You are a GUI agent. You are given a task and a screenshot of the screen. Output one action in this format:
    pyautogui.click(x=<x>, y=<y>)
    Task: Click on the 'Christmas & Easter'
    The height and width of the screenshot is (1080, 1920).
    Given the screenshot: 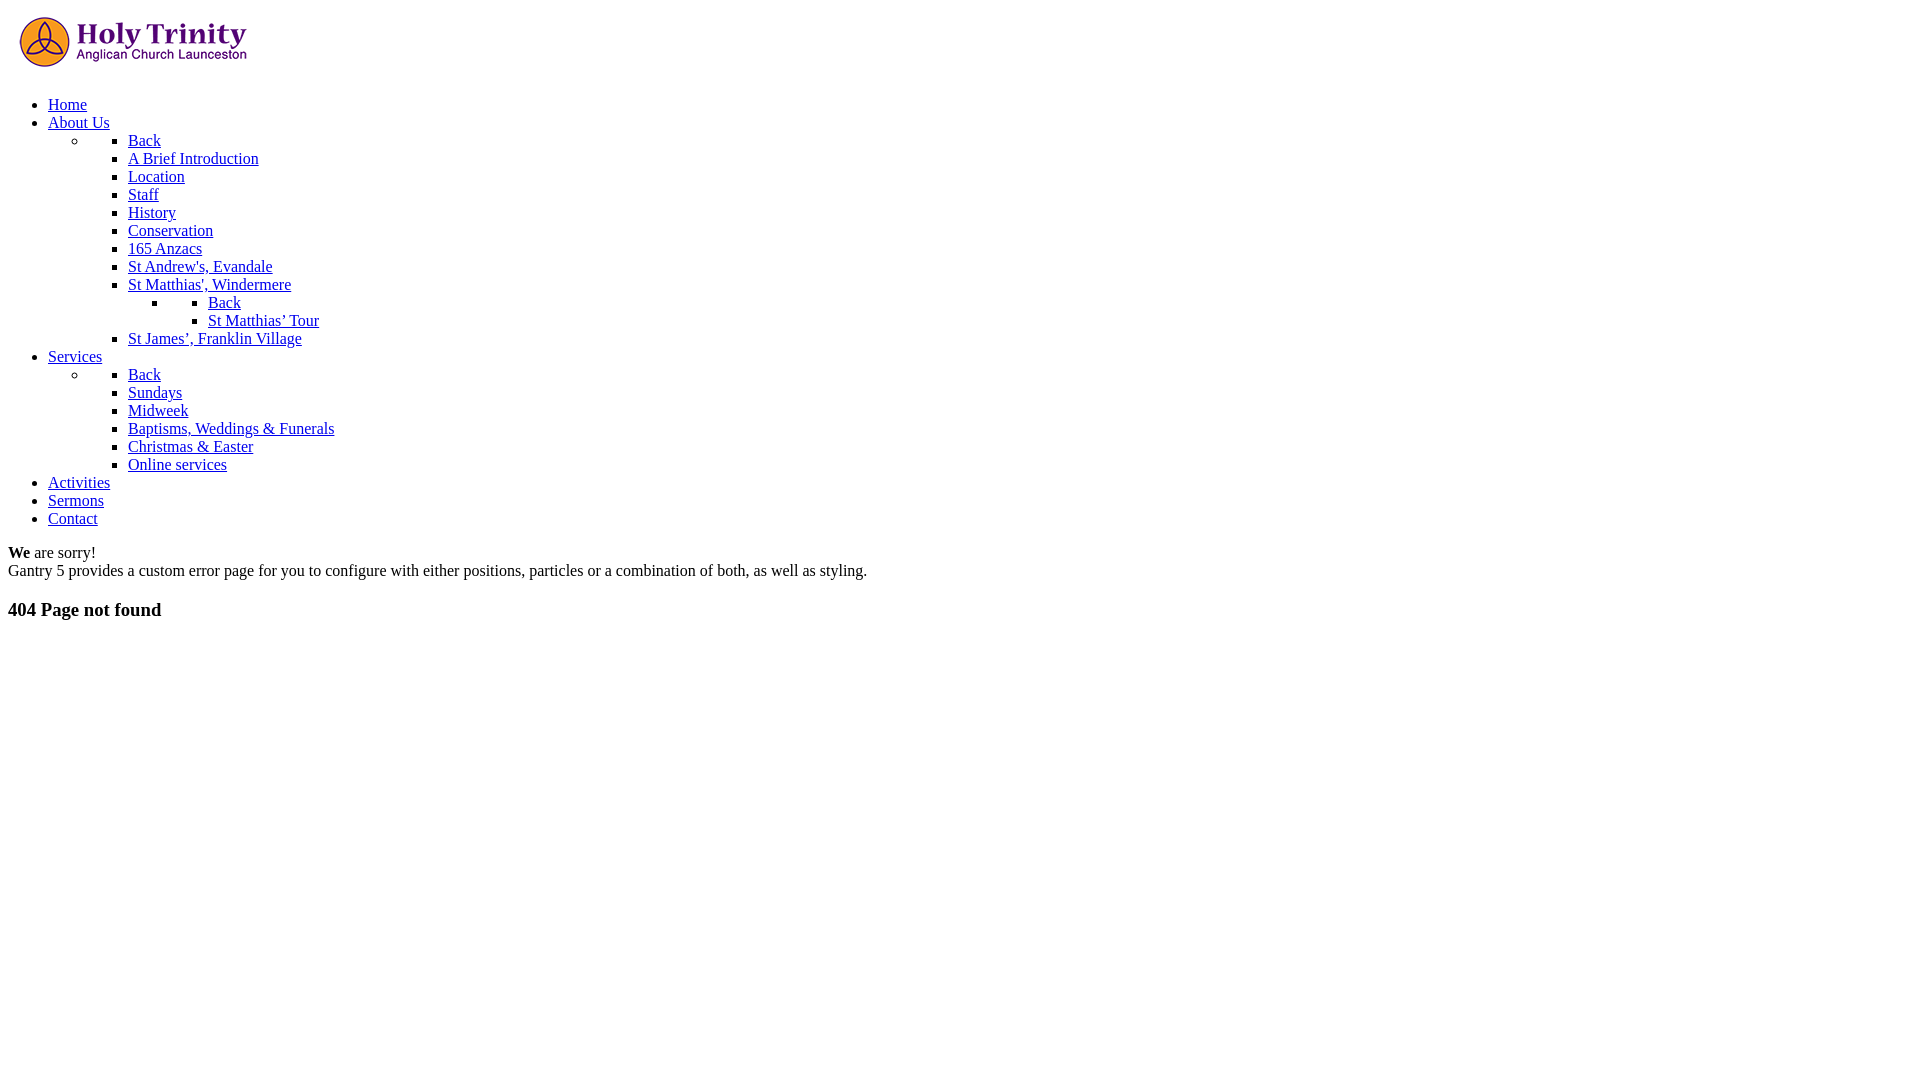 What is the action you would take?
    pyautogui.click(x=190, y=445)
    